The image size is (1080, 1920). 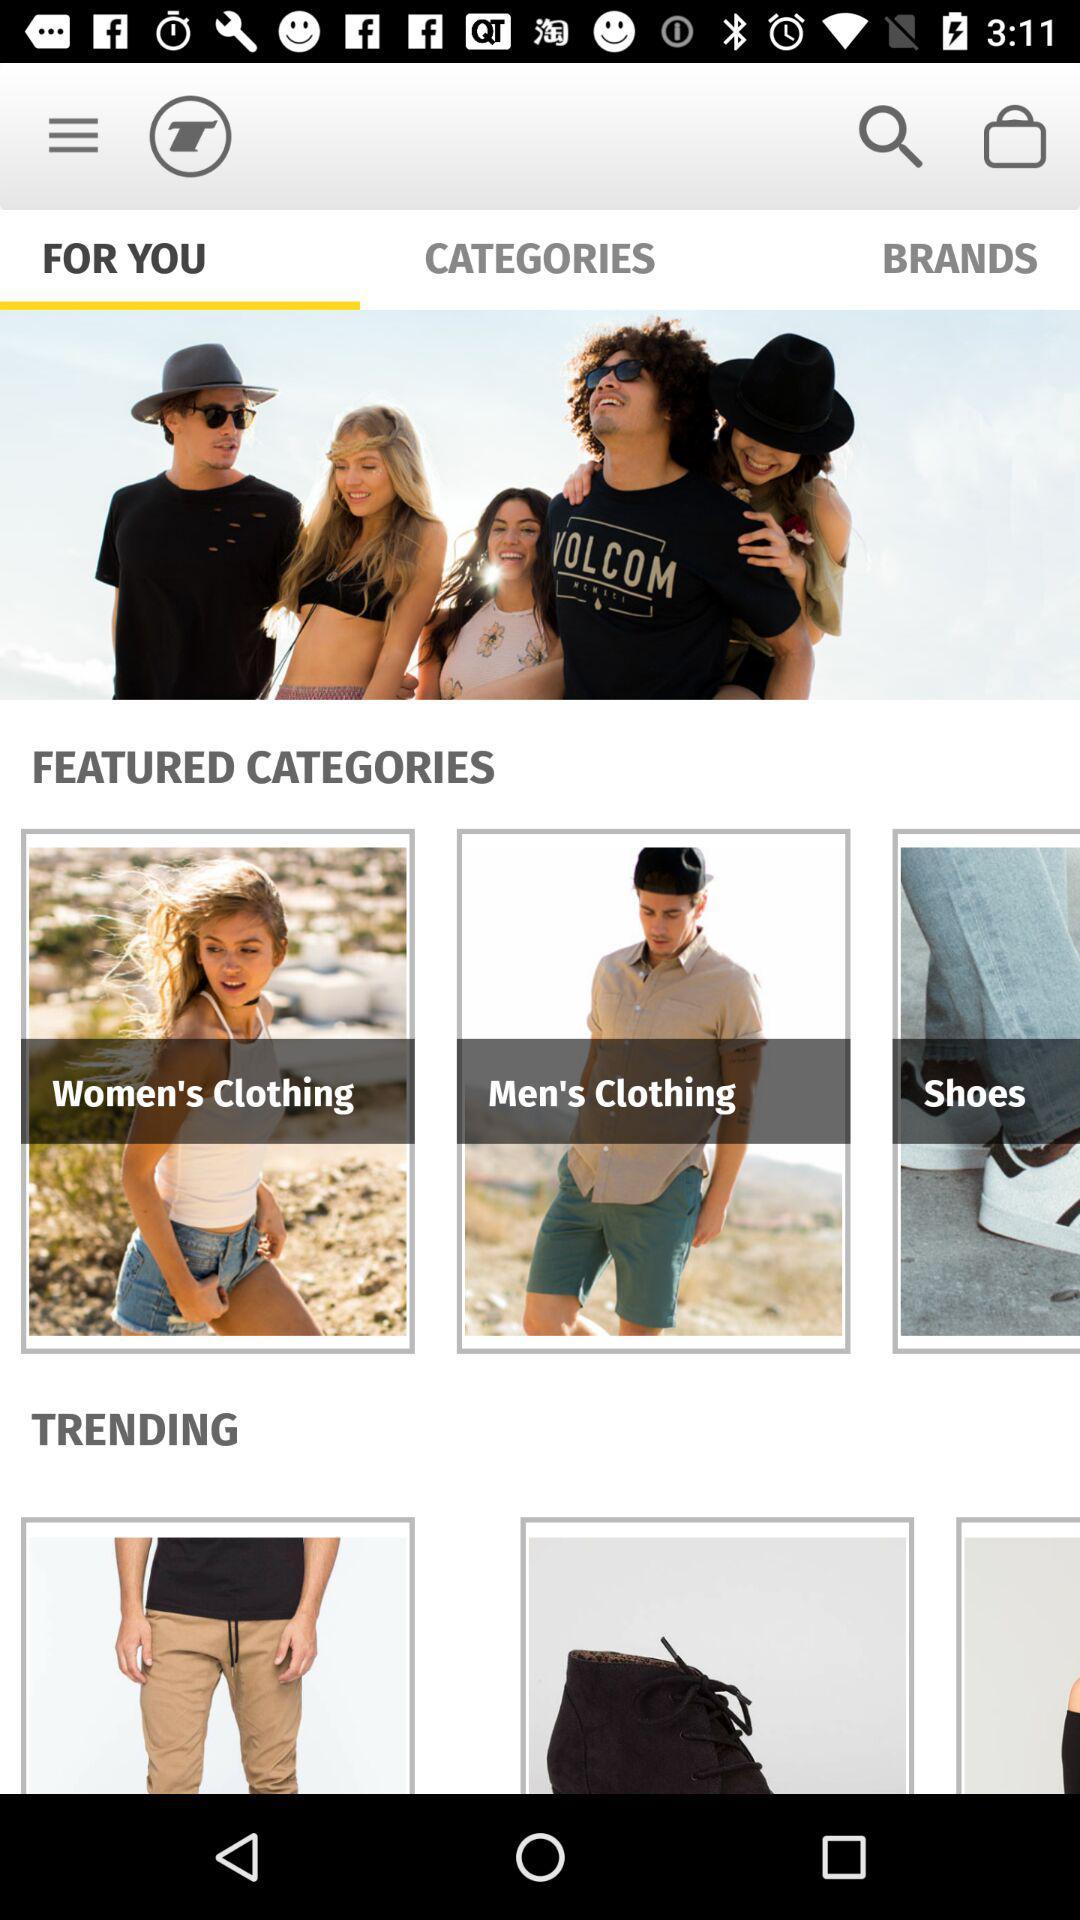 I want to click on the item above for you icon, so click(x=72, y=135).